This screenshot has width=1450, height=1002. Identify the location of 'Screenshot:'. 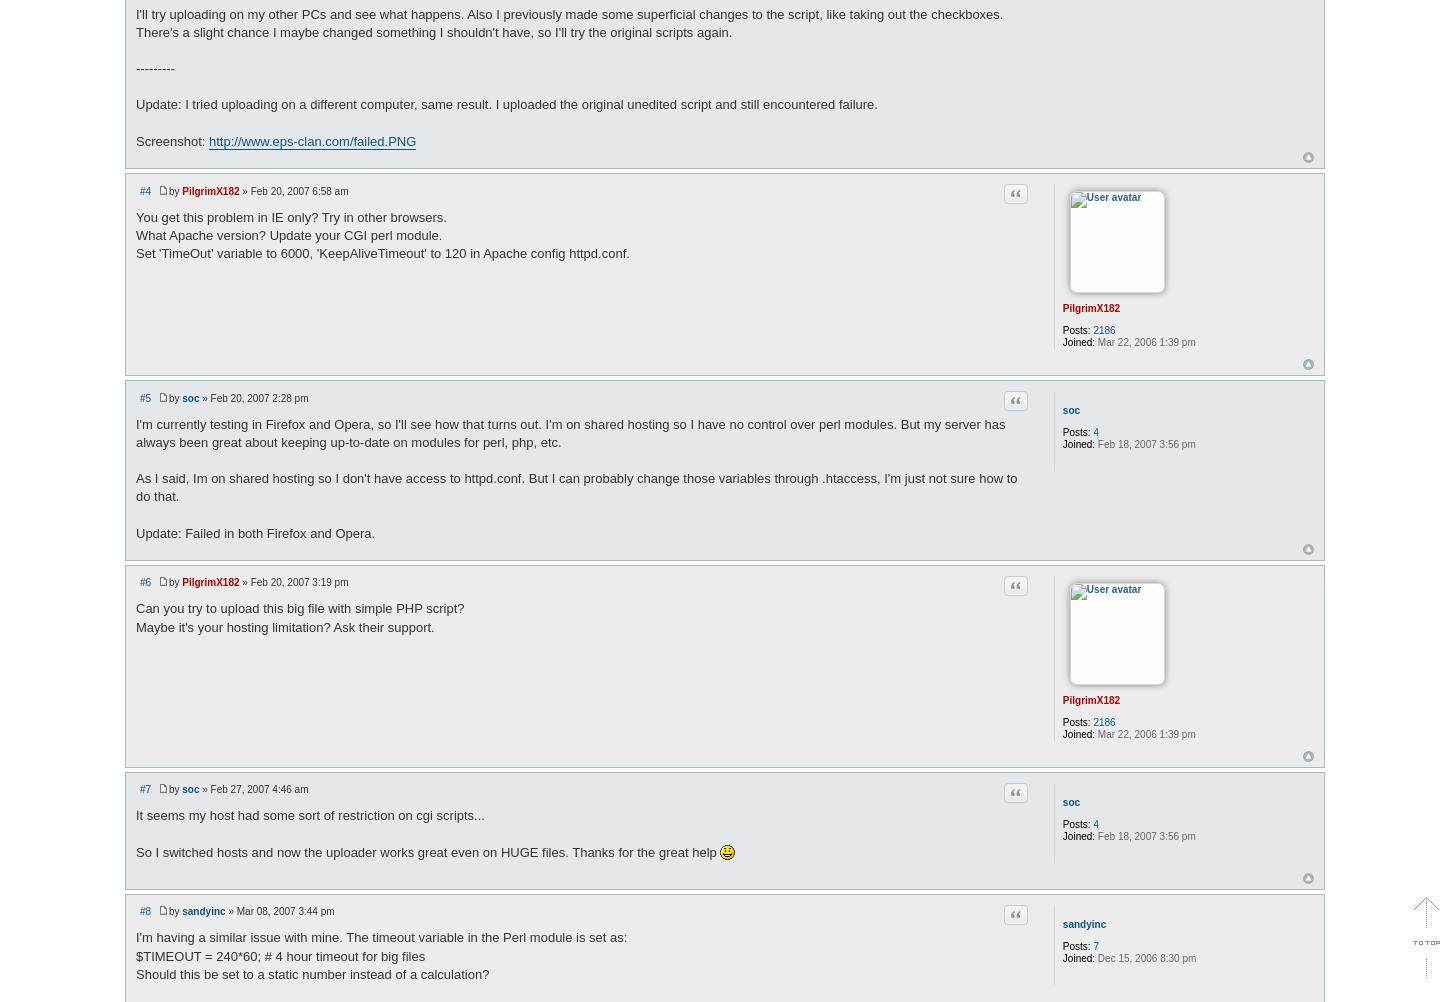
(171, 139).